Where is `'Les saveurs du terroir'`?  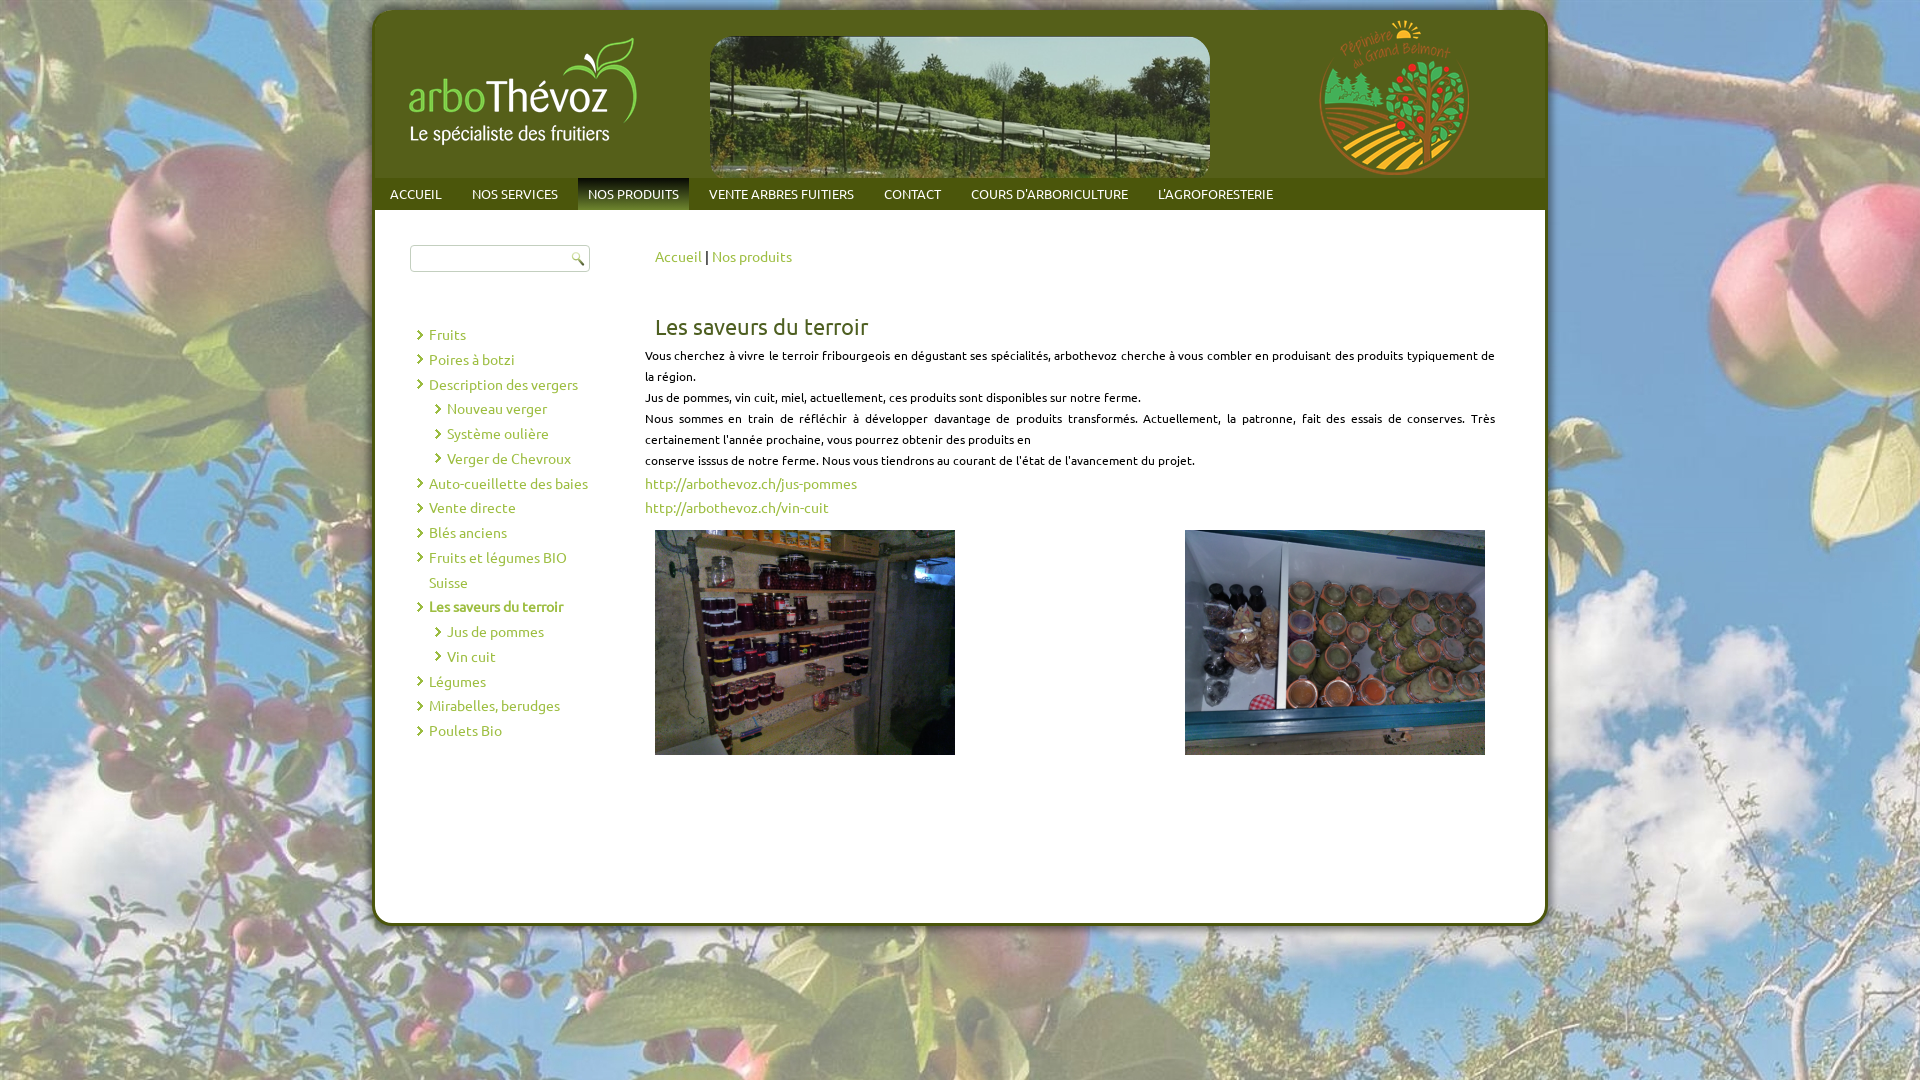 'Les saveurs du terroir' is located at coordinates (494, 604).